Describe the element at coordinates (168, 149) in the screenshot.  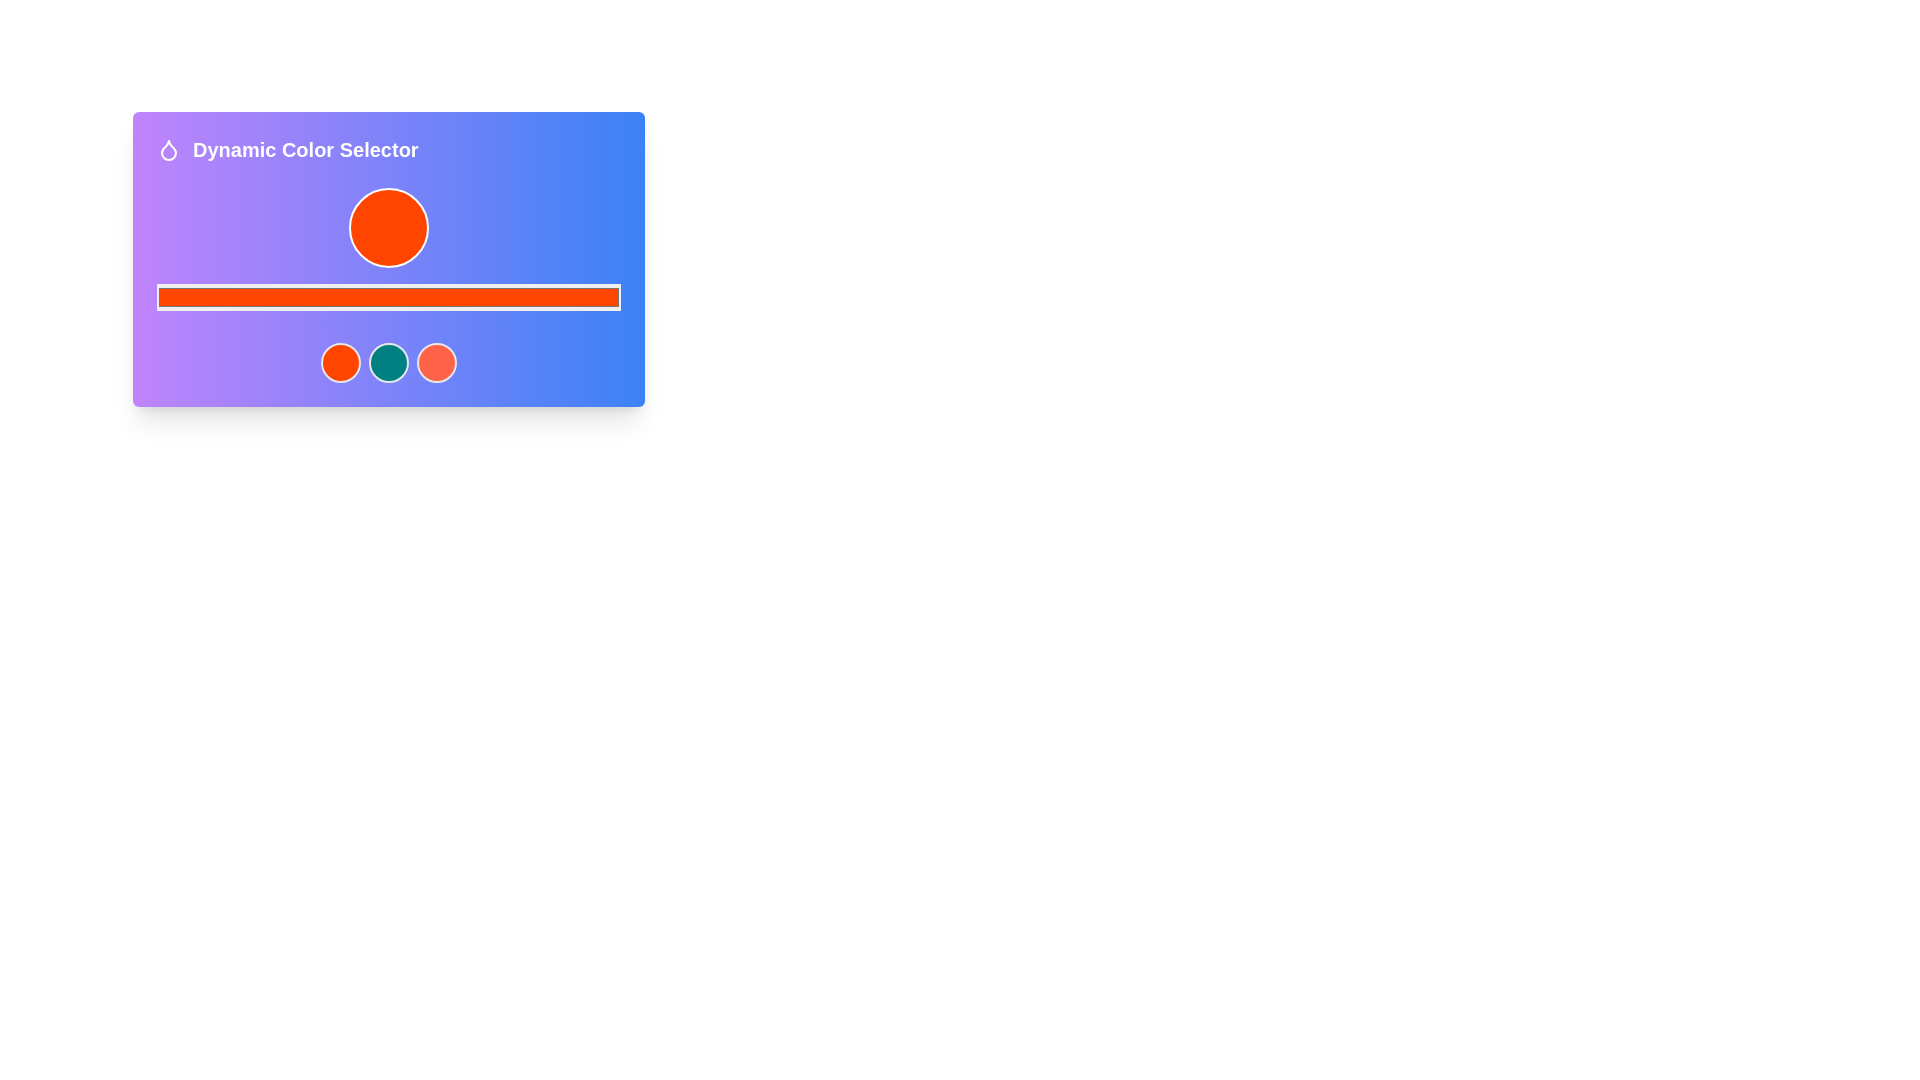
I see `the icon representing the dynamic color selector feature, which is located to the left of the text 'Dynamic Color Selector'` at that location.